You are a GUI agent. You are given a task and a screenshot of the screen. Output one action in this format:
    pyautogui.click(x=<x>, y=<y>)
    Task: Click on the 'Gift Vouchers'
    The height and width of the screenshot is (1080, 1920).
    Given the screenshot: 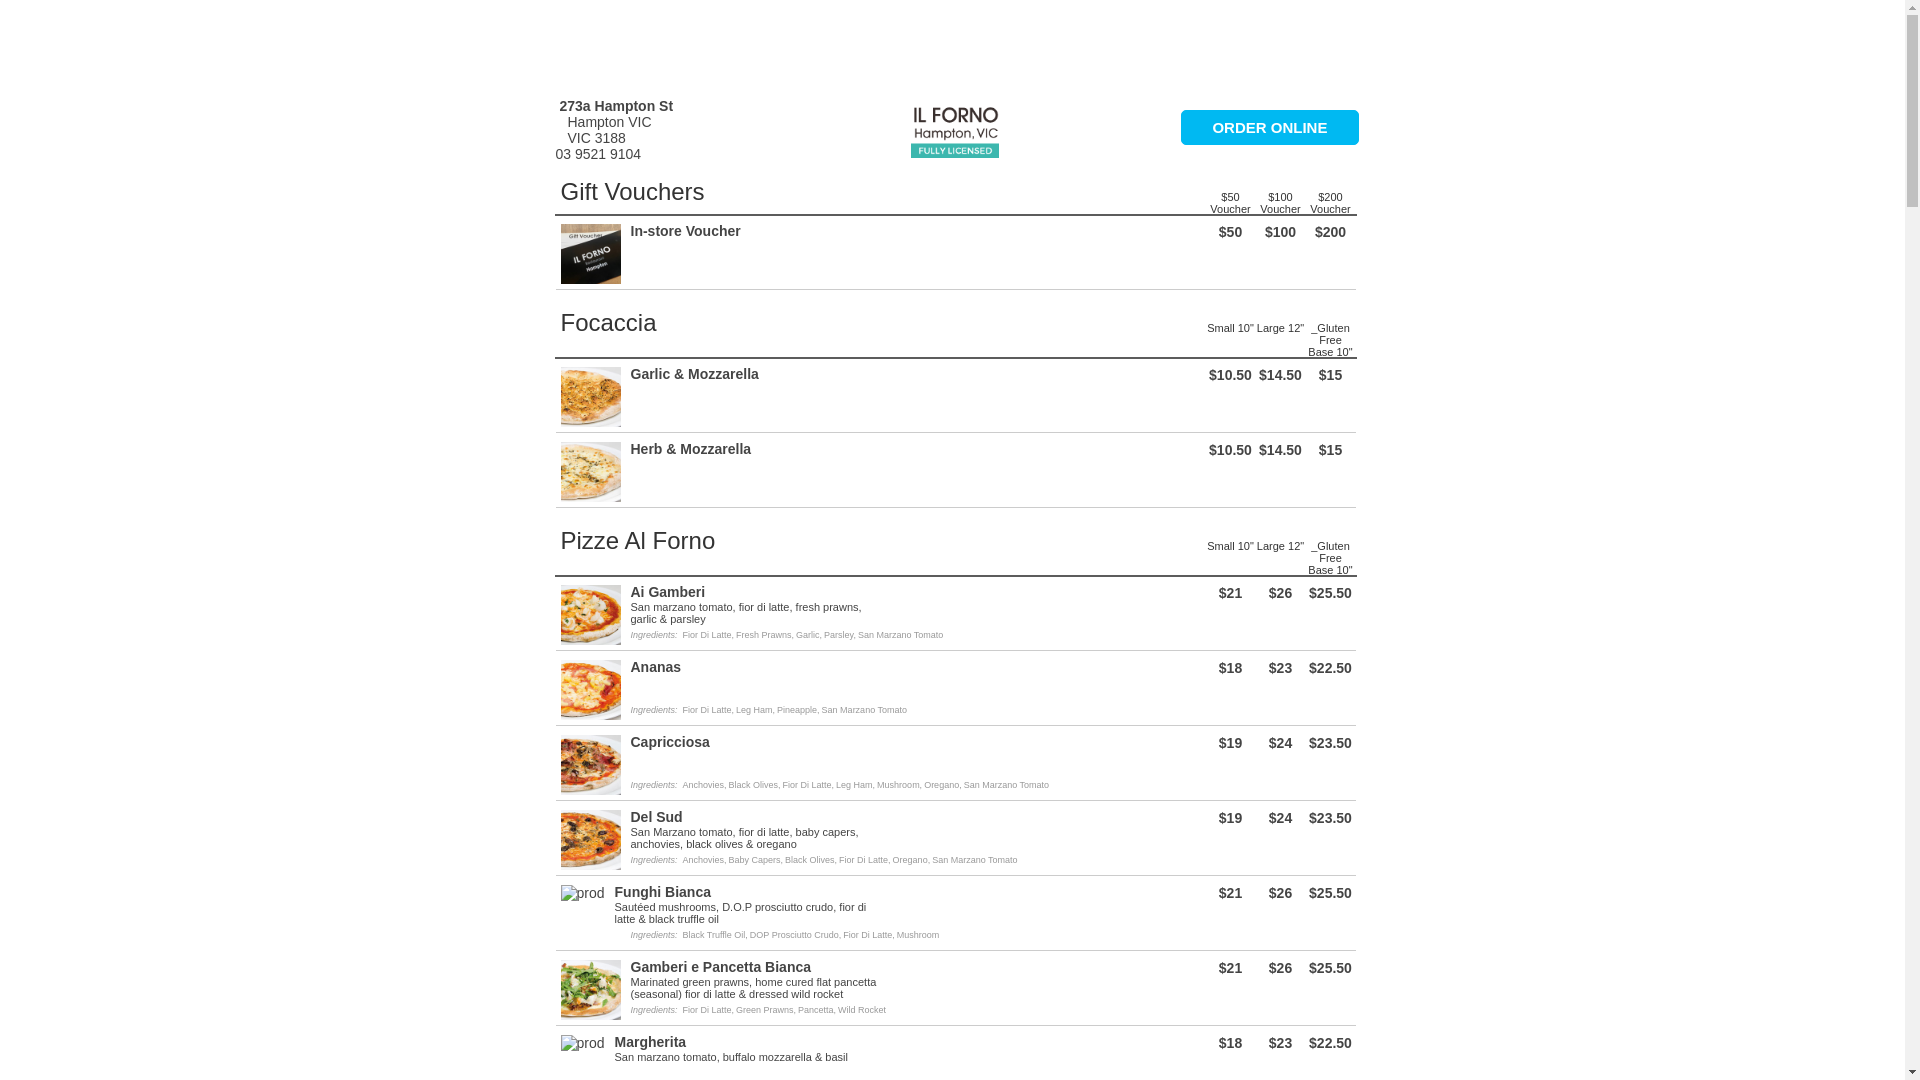 What is the action you would take?
    pyautogui.click(x=631, y=191)
    